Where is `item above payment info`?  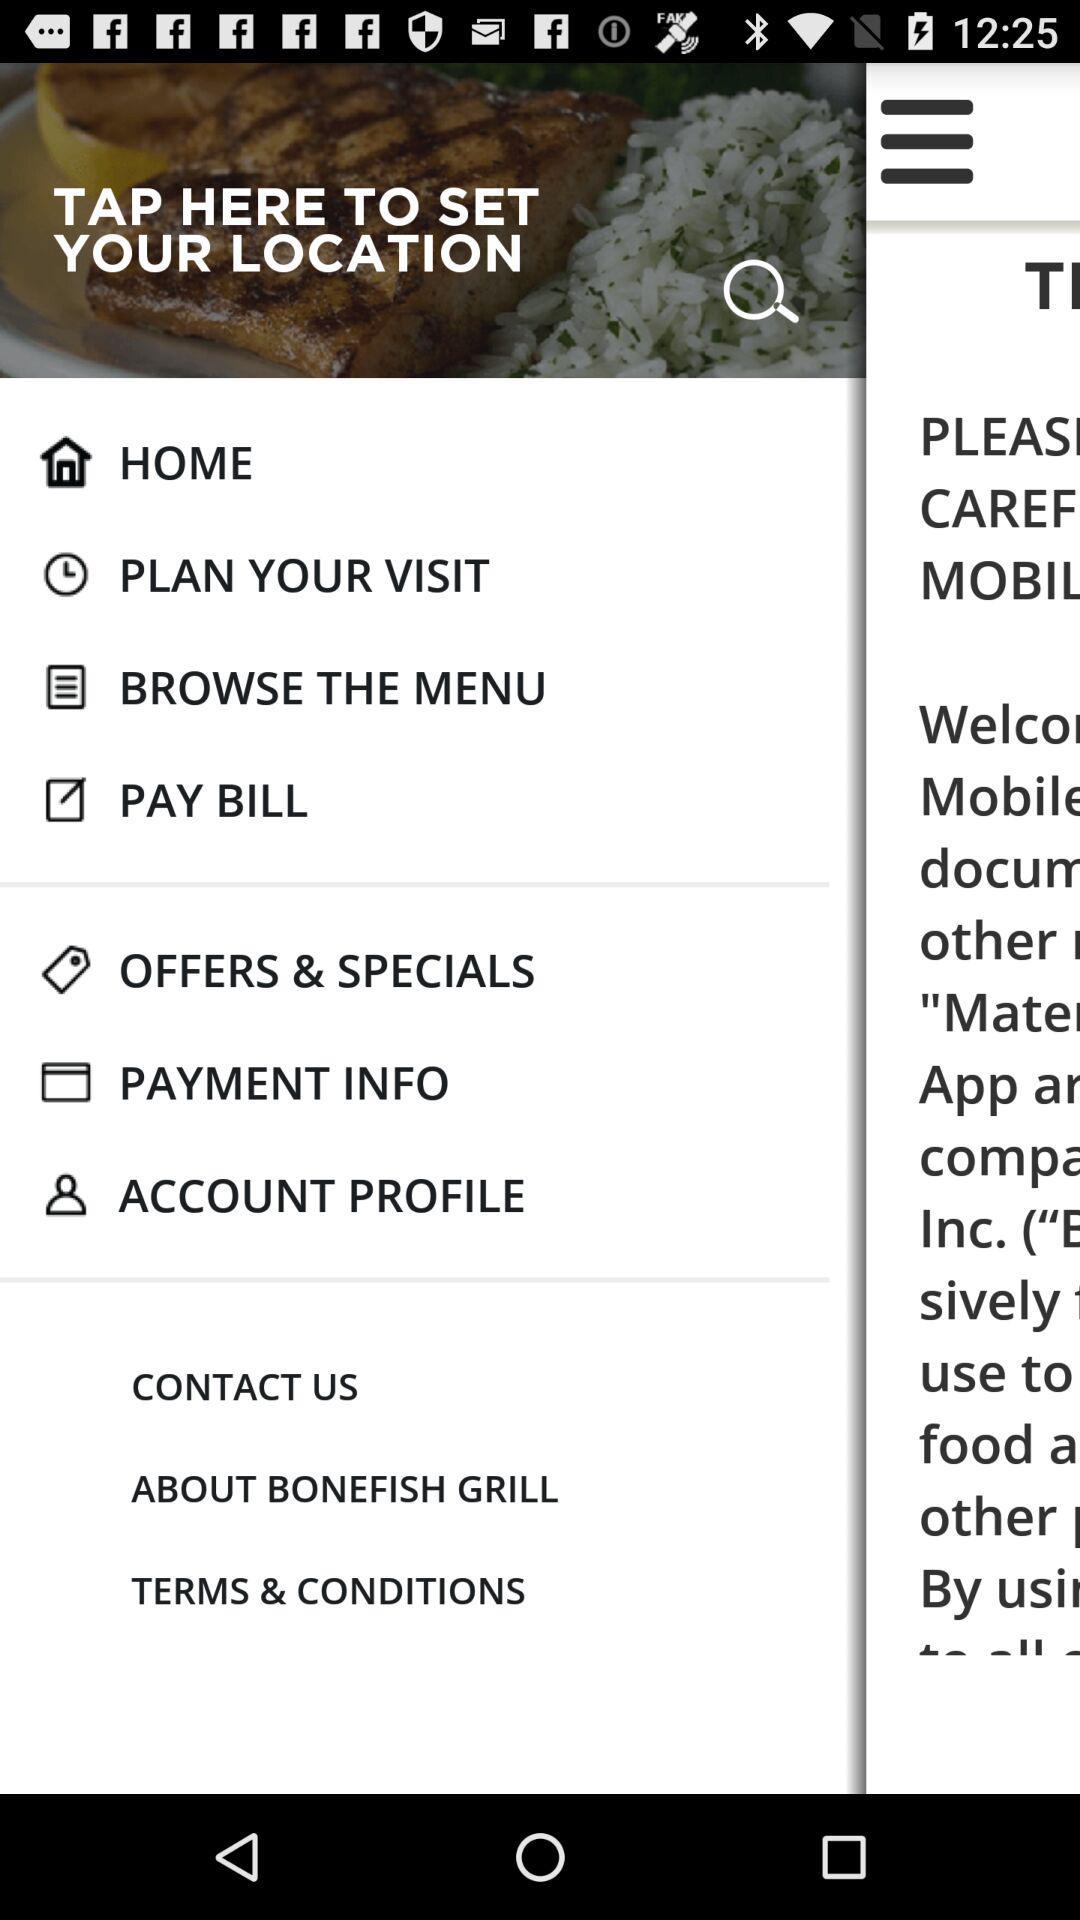
item above payment info is located at coordinates (326, 969).